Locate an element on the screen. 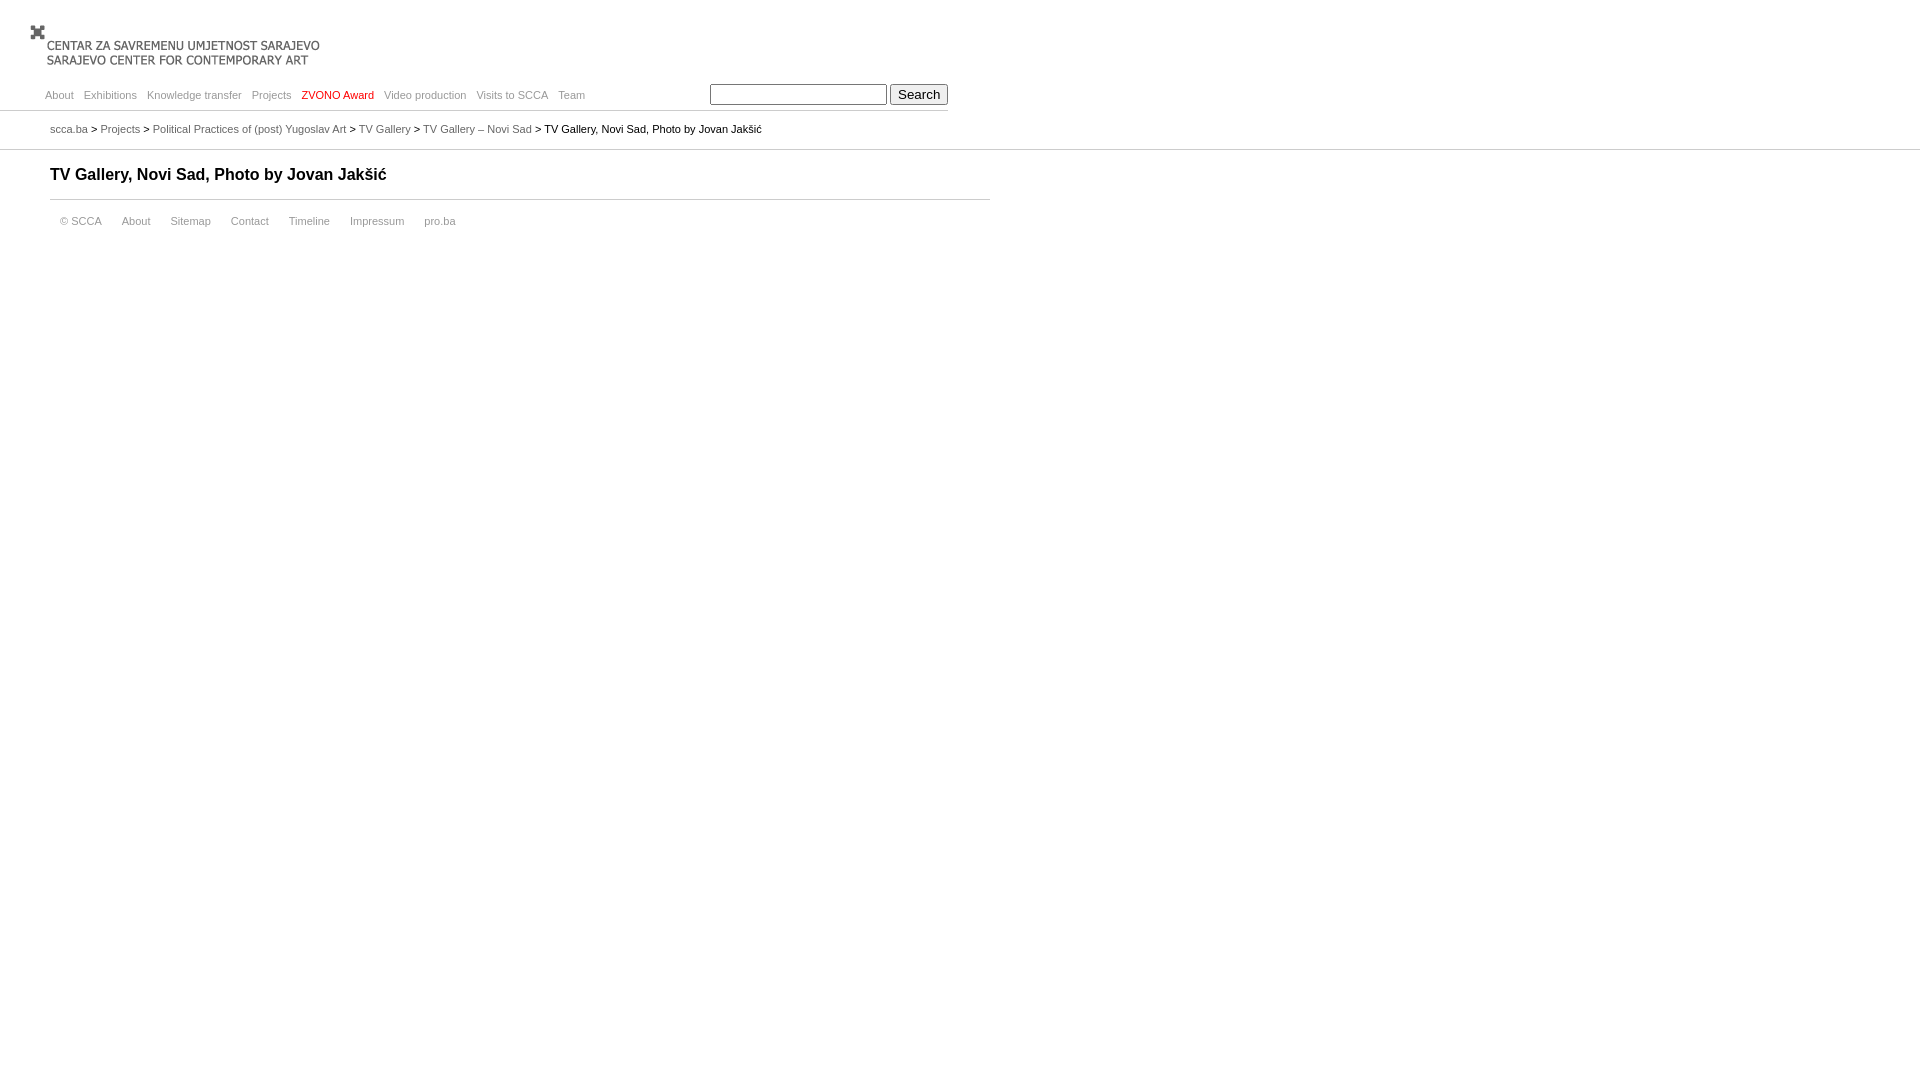 The image size is (1920, 1080). 'Impressum' is located at coordinates (377, 220).